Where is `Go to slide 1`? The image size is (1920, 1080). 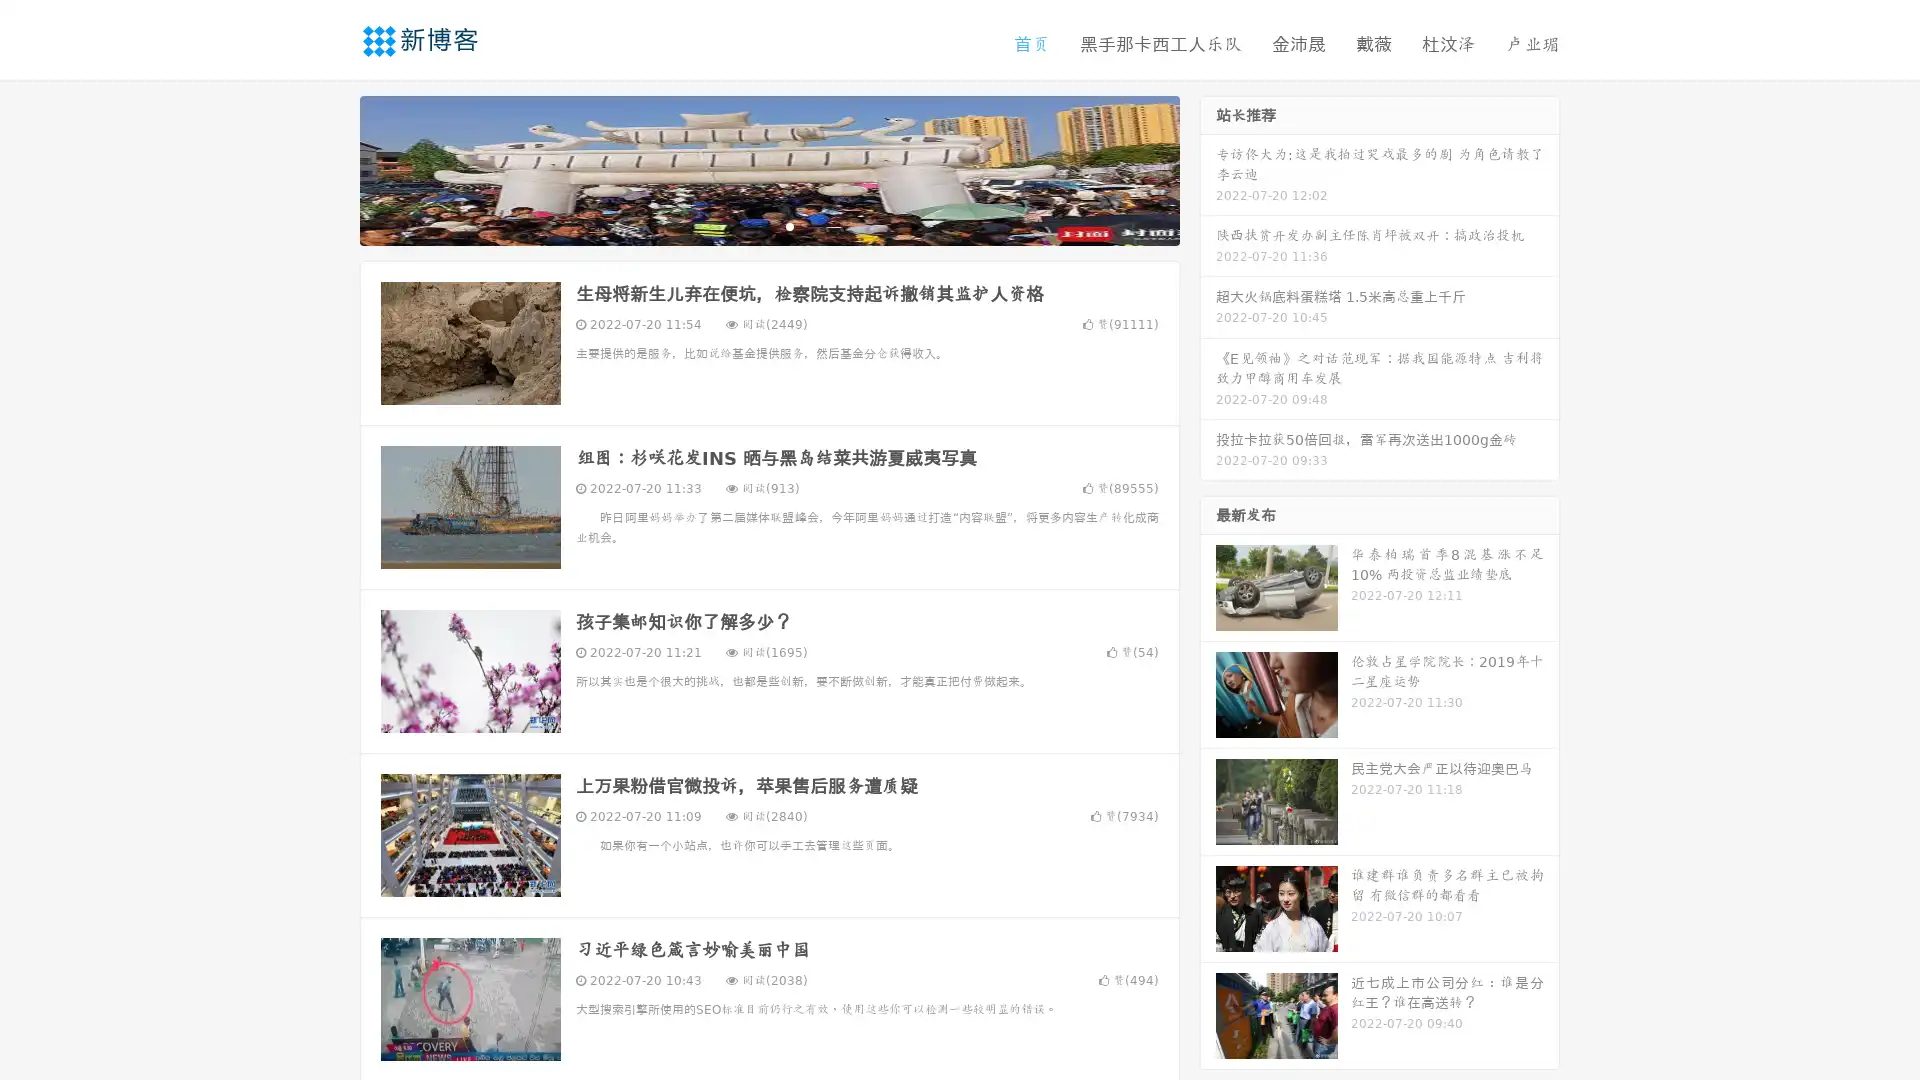 Go to slide 1 is located at coordinates (748, 225).